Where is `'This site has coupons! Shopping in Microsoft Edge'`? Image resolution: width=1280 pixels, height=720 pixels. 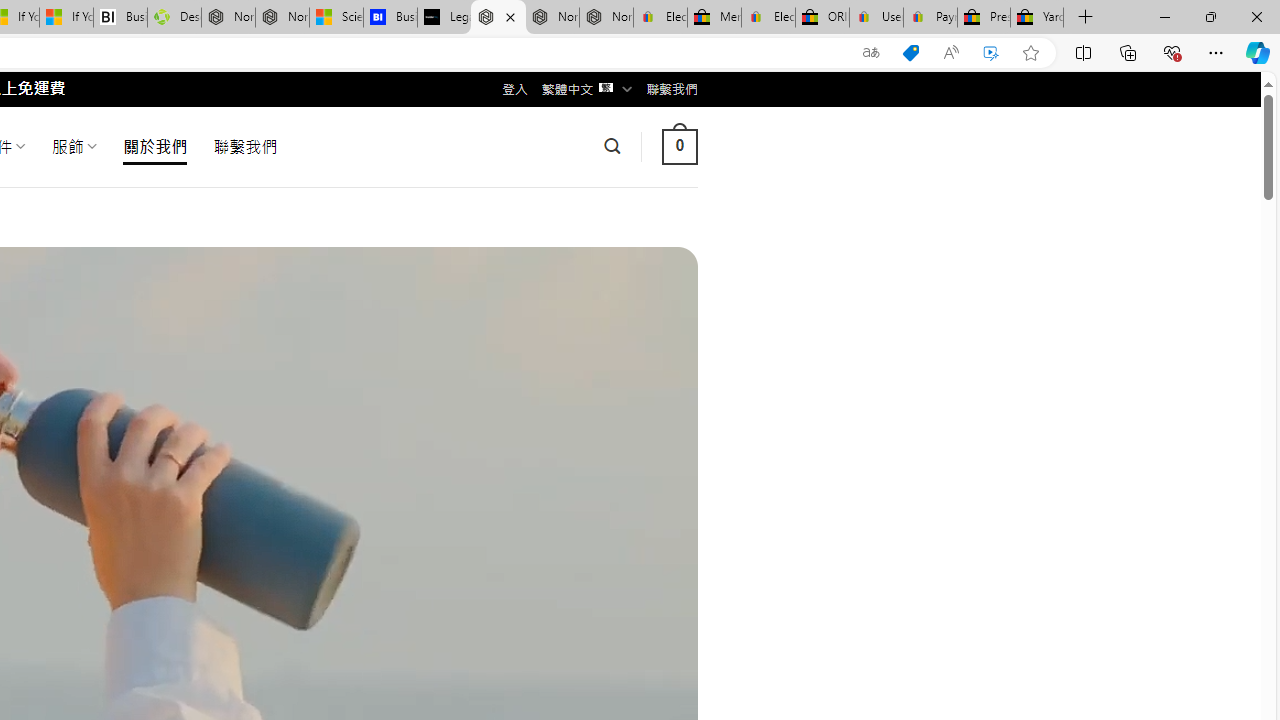 'This site has coupons! Shopping in Microsoft Edge' is located at coordinates (909, 52).